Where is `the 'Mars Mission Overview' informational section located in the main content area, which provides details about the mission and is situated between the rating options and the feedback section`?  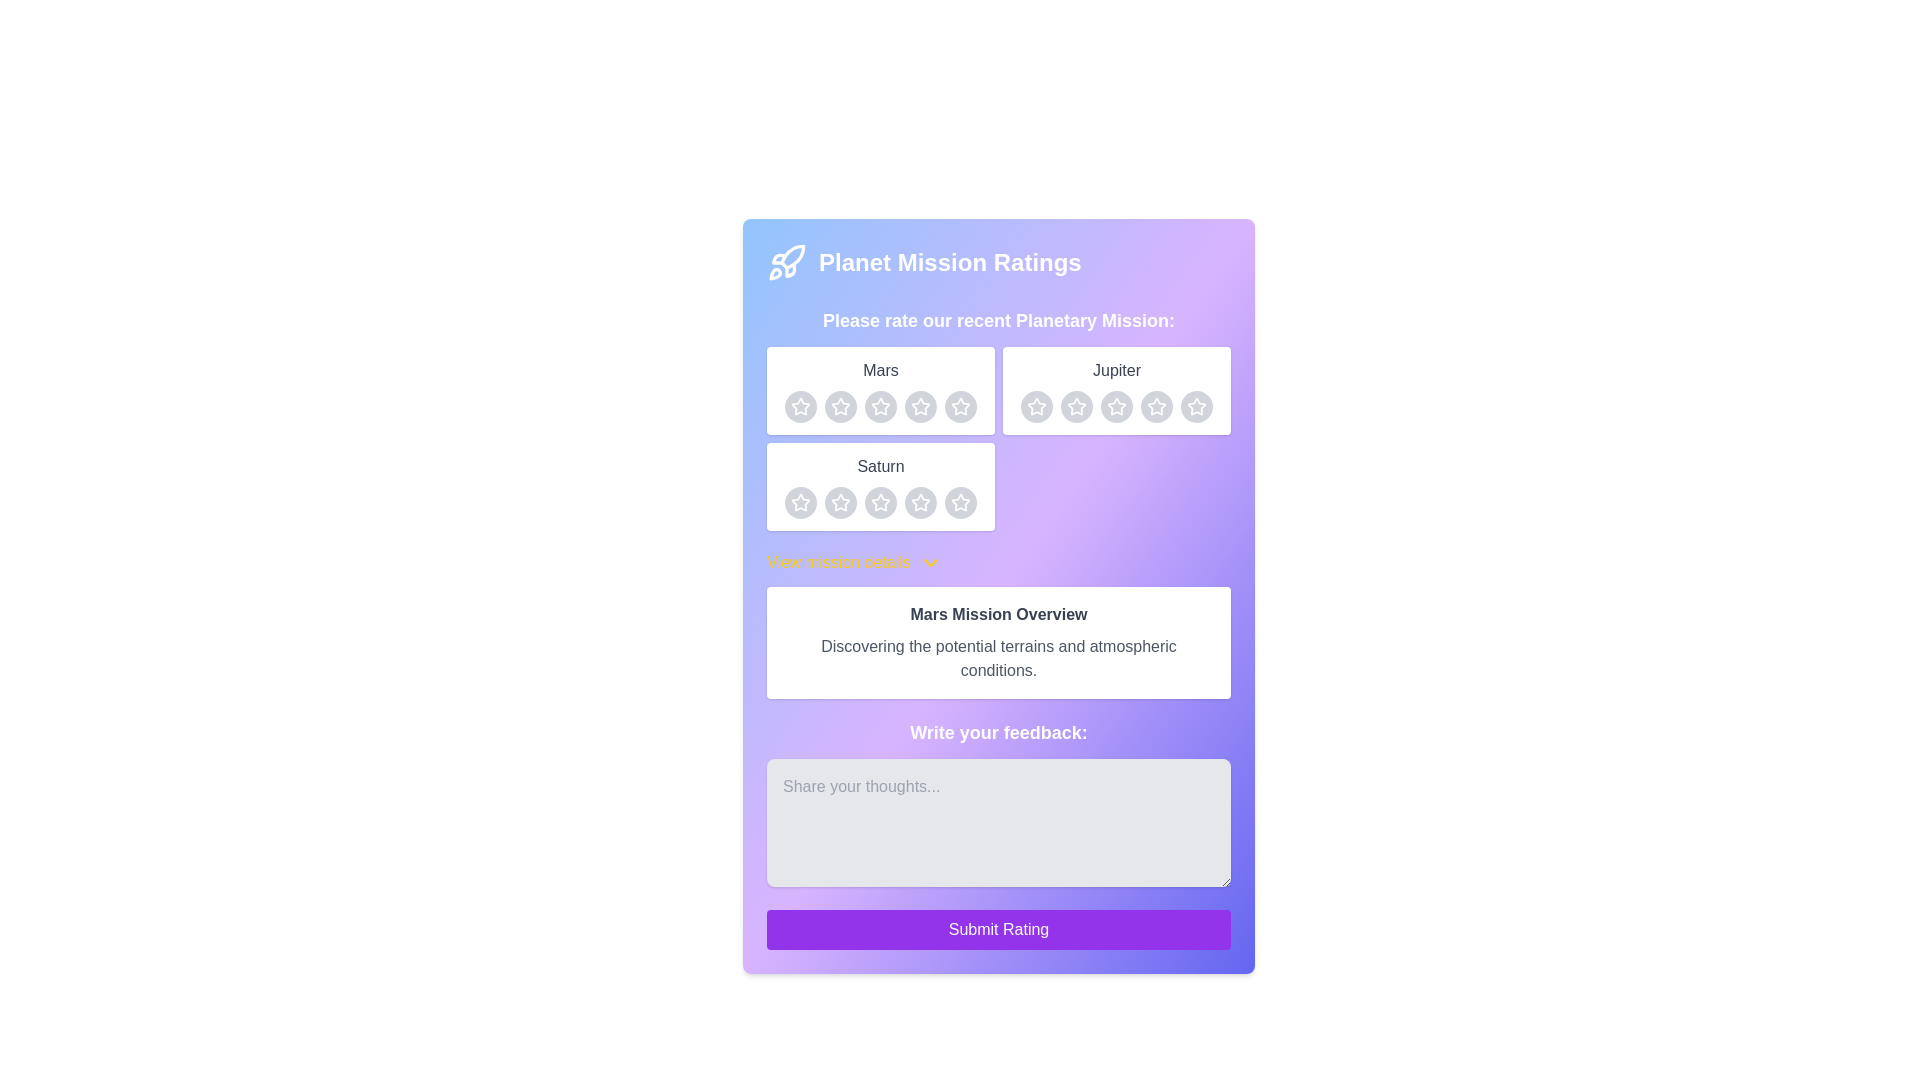 the 'Mars Mission Overview' informational section located in the main content area, which provides details about the mission and is situated between the rating options and the feedback section is located at coordinates (998, 623).